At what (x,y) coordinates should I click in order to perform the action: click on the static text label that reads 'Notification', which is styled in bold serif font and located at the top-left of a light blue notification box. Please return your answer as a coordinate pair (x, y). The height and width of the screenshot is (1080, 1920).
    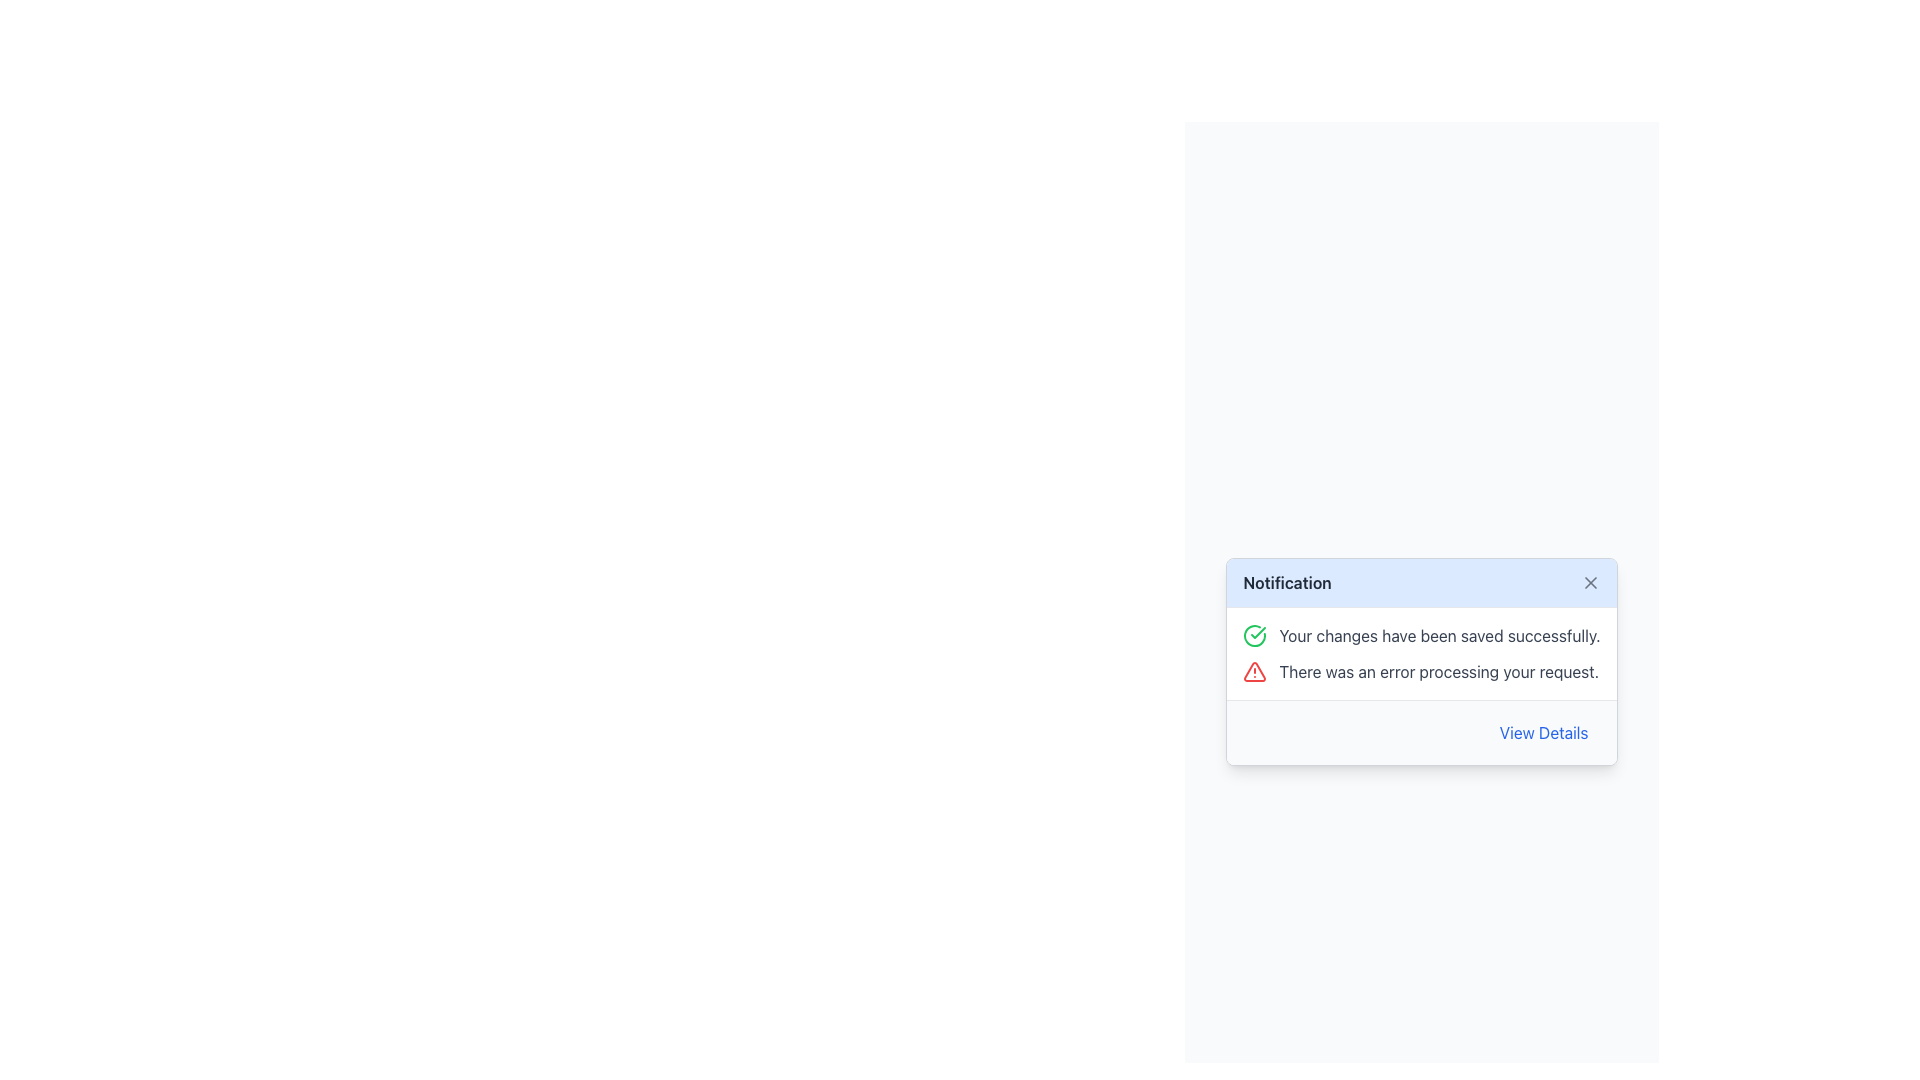
    Looking at the image, I should click on (1287, 582).